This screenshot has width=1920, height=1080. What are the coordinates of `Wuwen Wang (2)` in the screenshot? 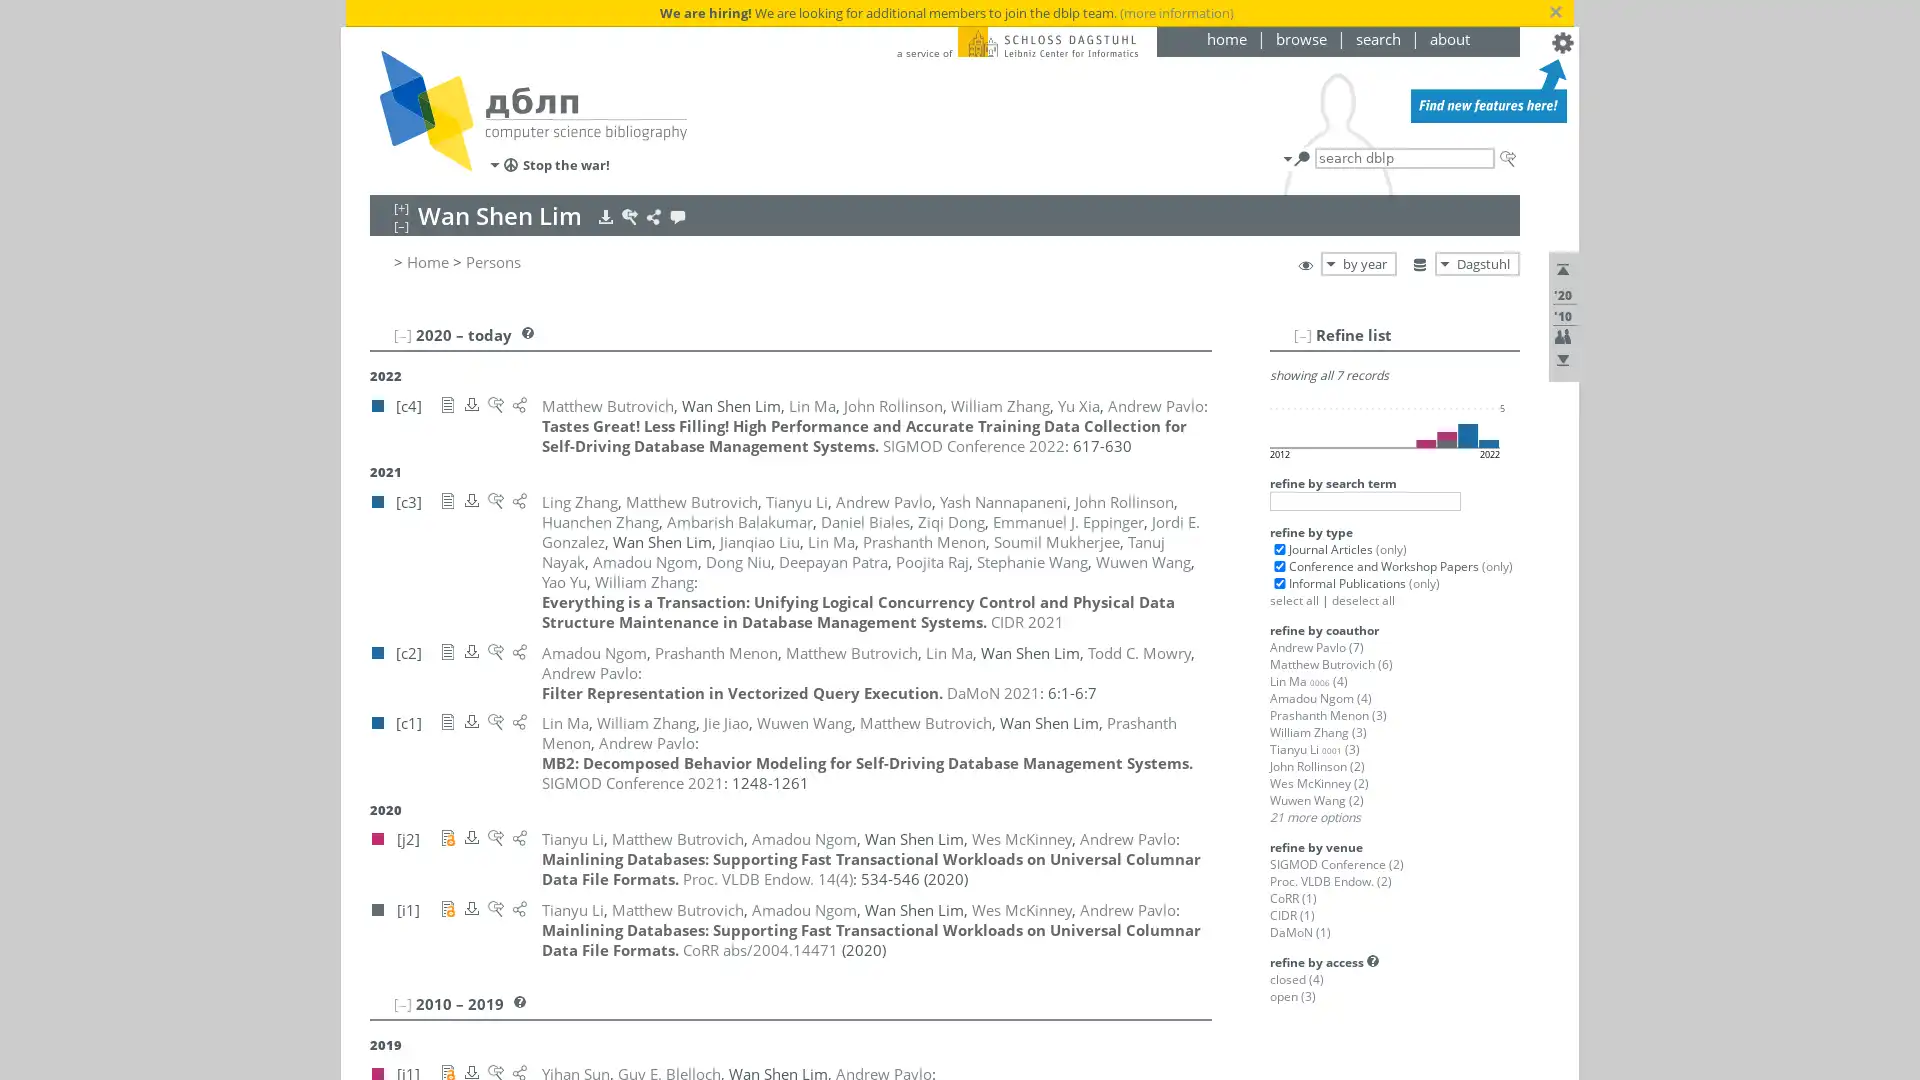 It's located at (1316, 799).